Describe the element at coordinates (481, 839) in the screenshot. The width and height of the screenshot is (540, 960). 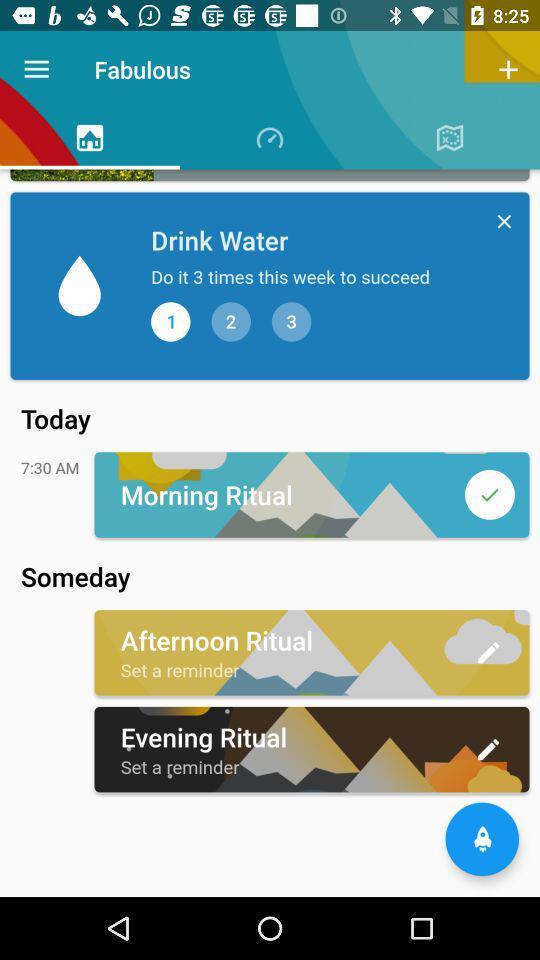
I see `the notifications icon` at that location.